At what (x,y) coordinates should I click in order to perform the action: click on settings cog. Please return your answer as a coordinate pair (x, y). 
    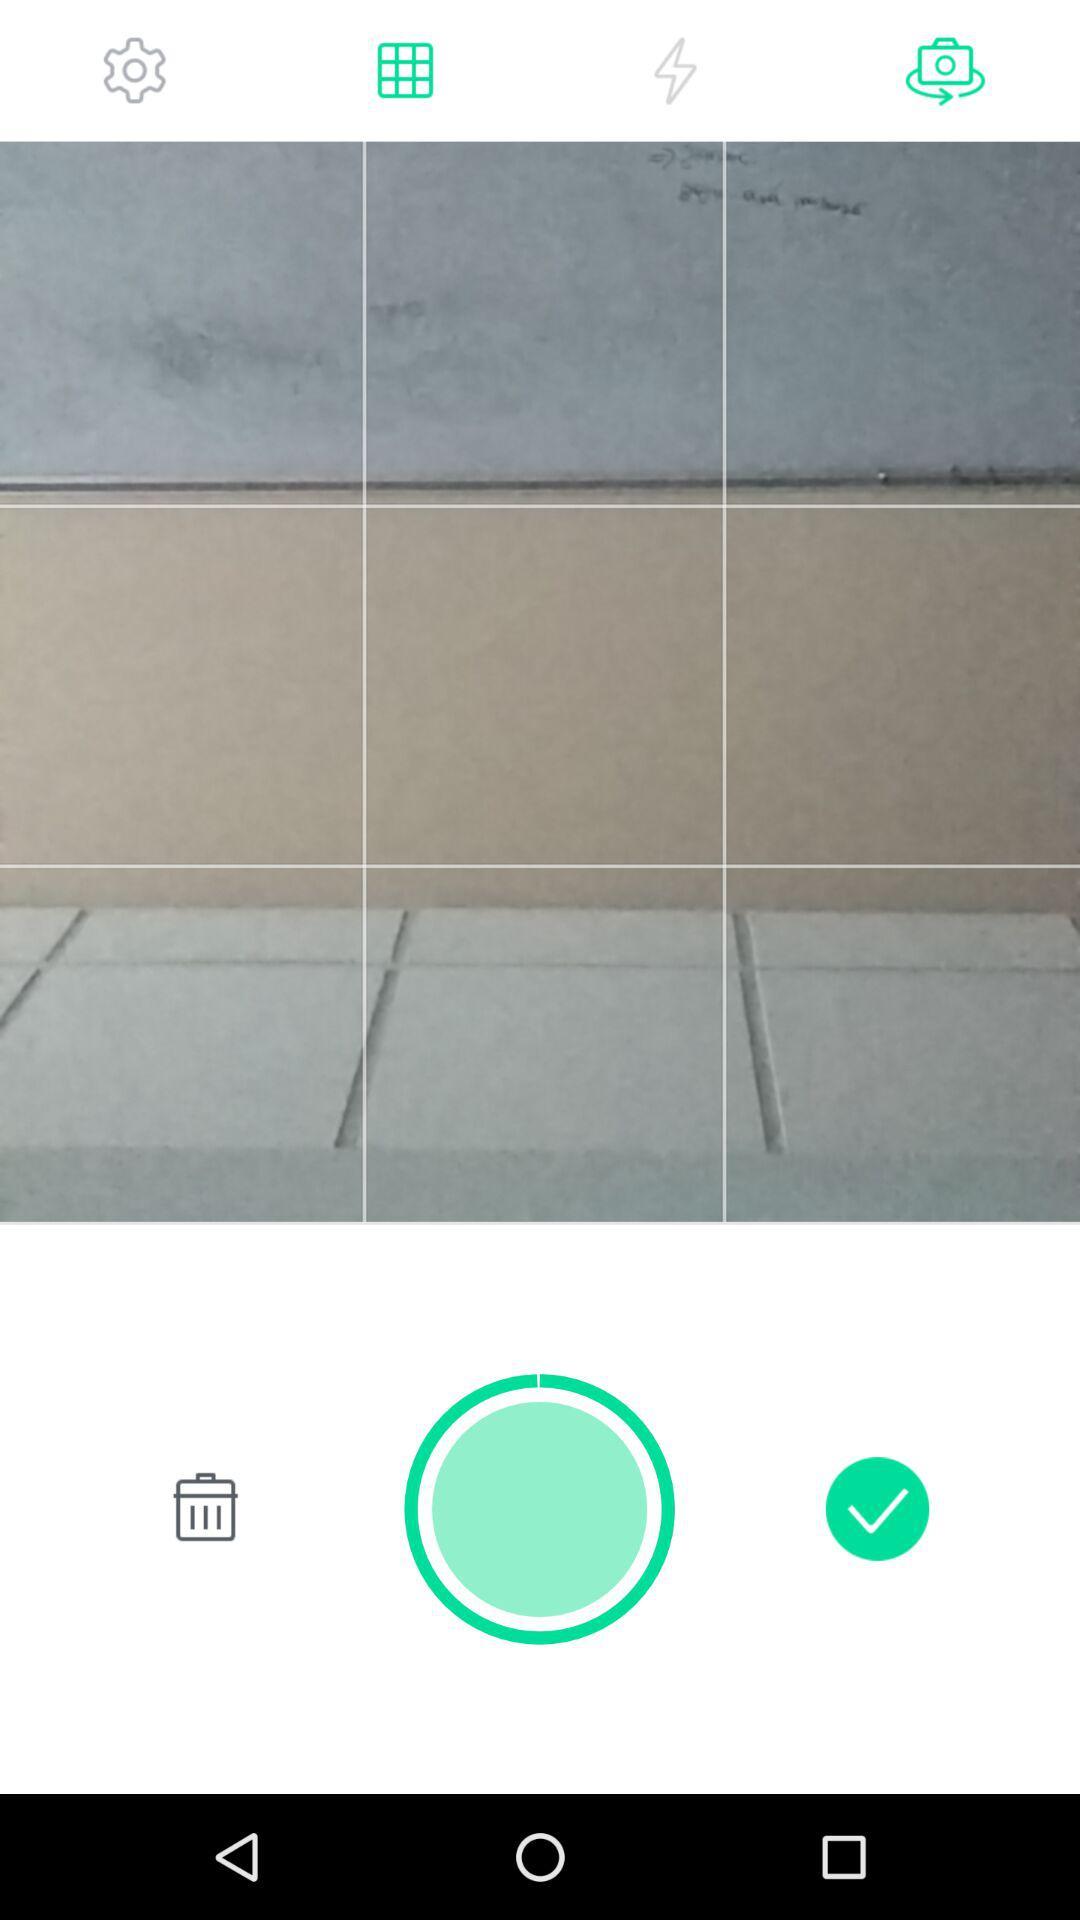
    Looking at the image, I should click on (135, 70).